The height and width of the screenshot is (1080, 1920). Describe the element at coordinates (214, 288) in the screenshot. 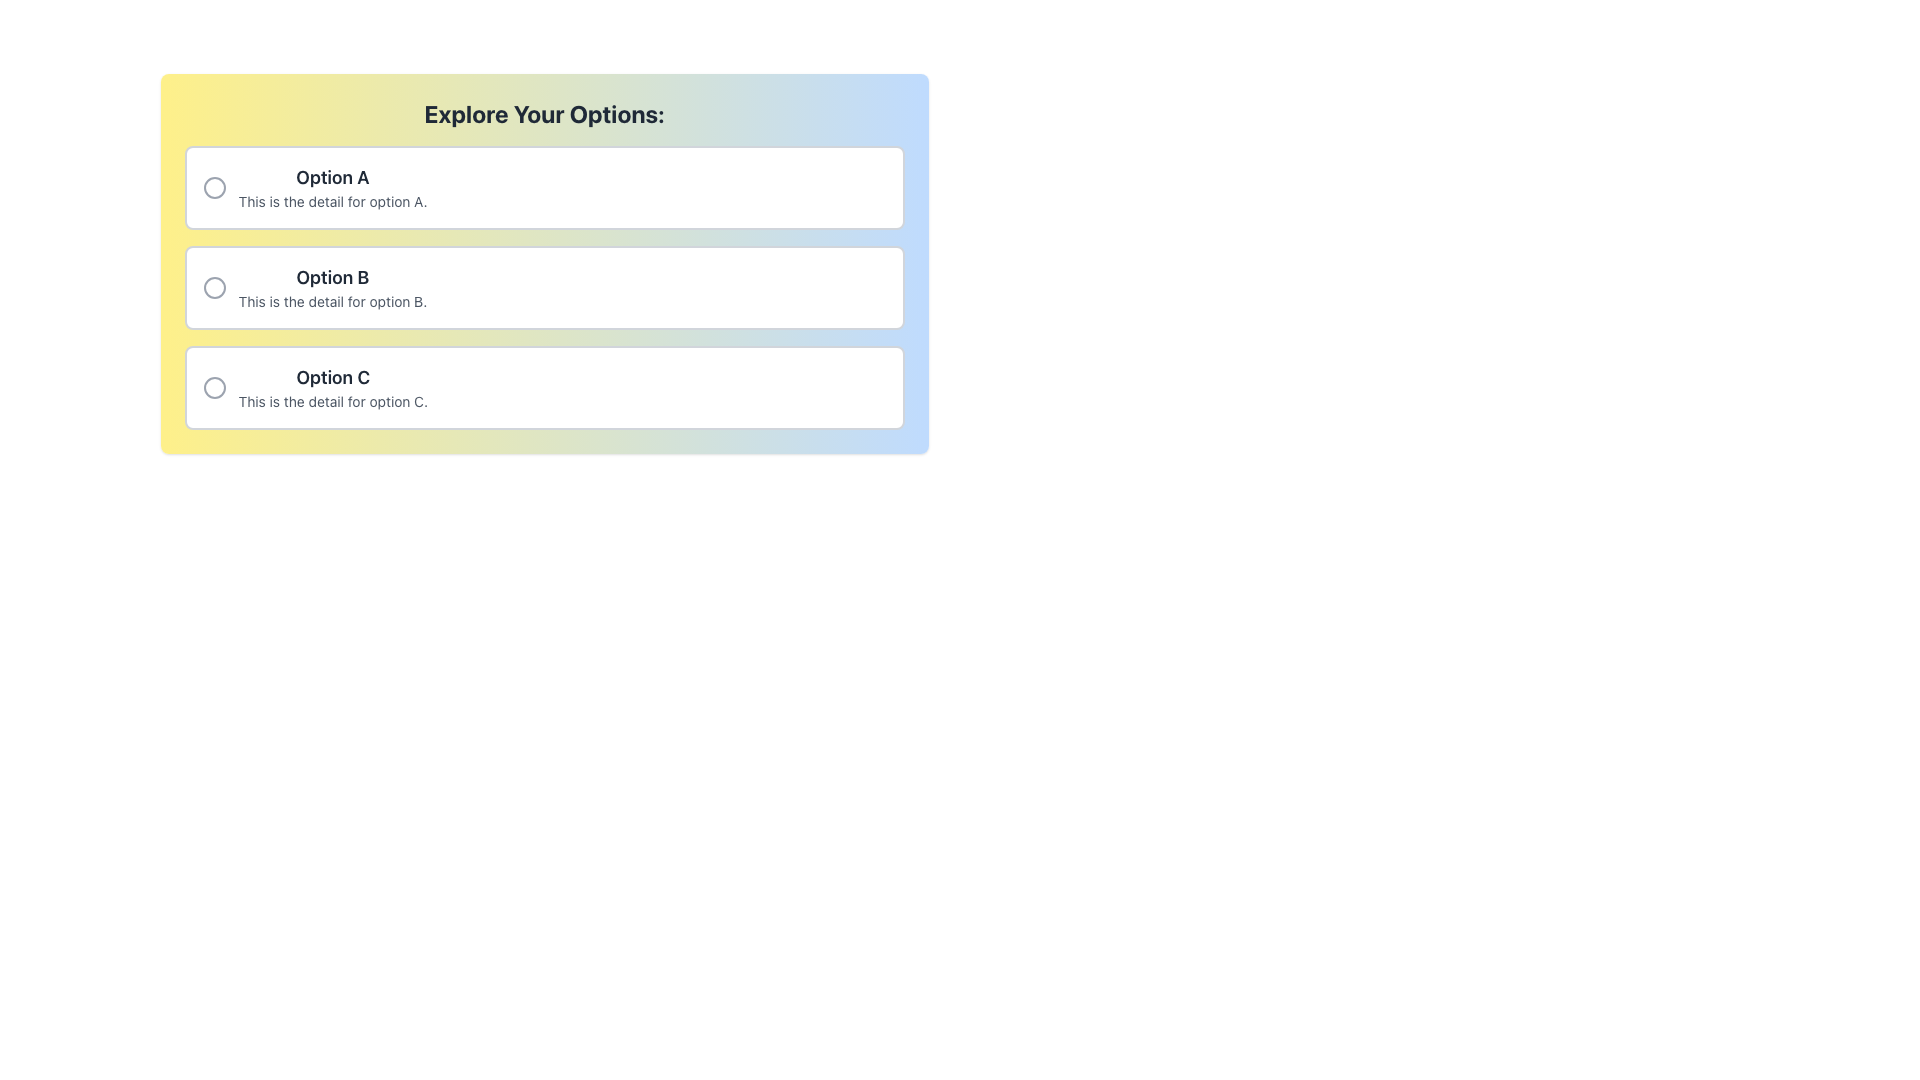

I see `the unselected circle of the radio button associated with 'Option B'` at that location.